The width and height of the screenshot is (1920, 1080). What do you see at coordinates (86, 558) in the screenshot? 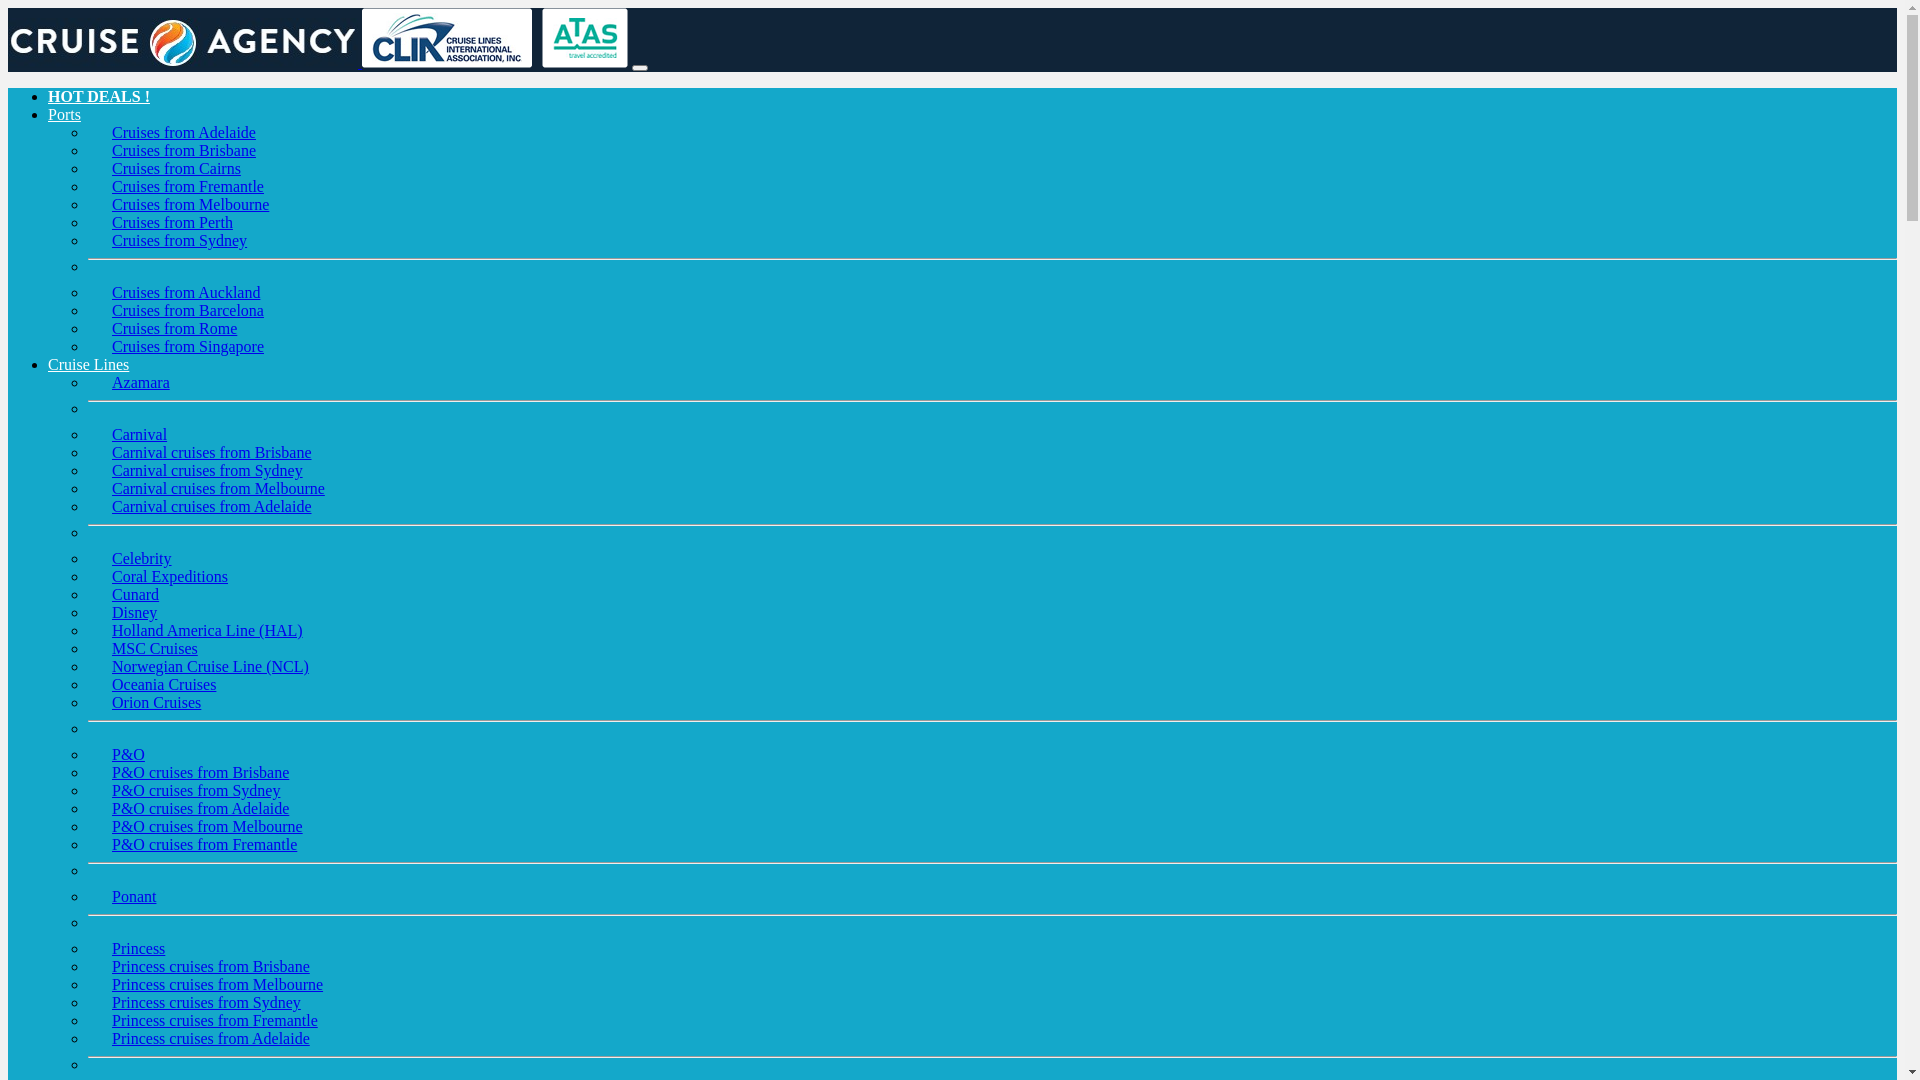
I see `'Celebrity'` at bounding box center [86, 558].